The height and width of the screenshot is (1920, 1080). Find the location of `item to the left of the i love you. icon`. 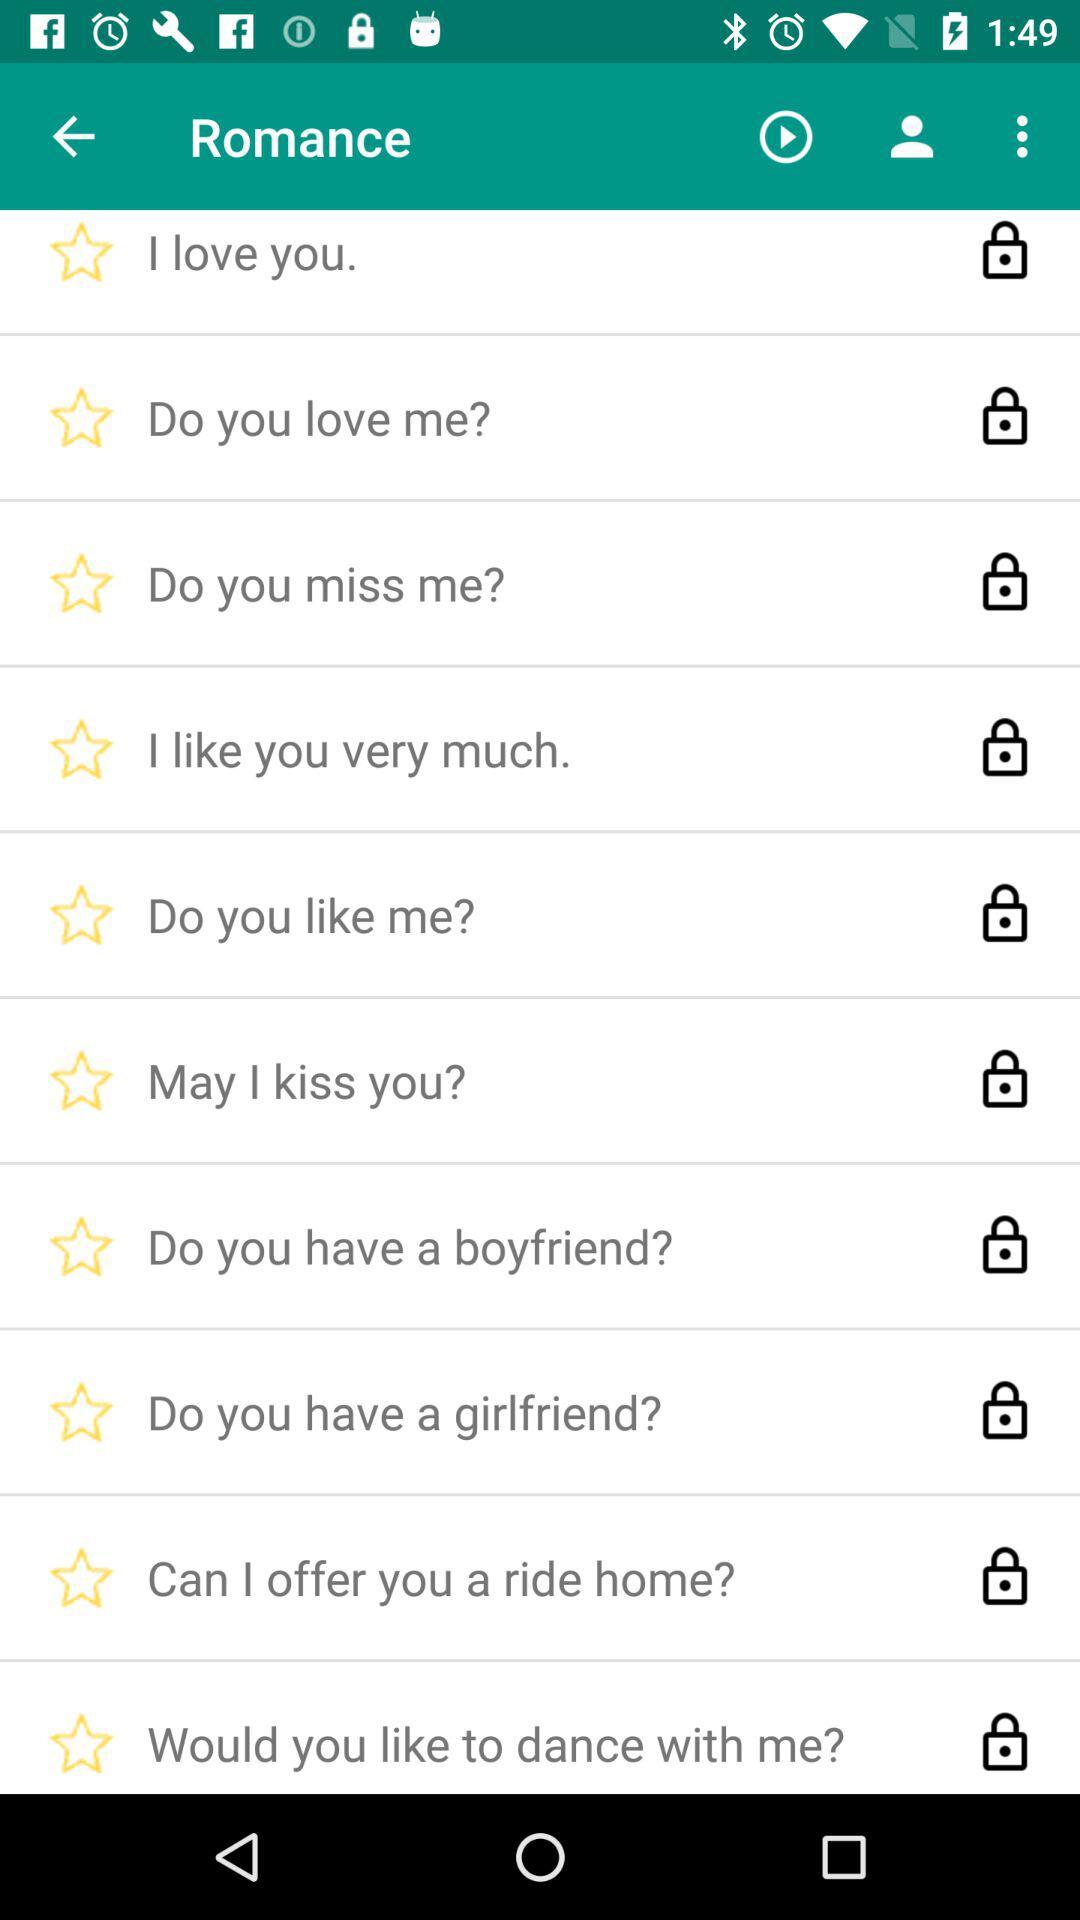

item to the left of the i love you. icon is located at coordinates (72, 135).